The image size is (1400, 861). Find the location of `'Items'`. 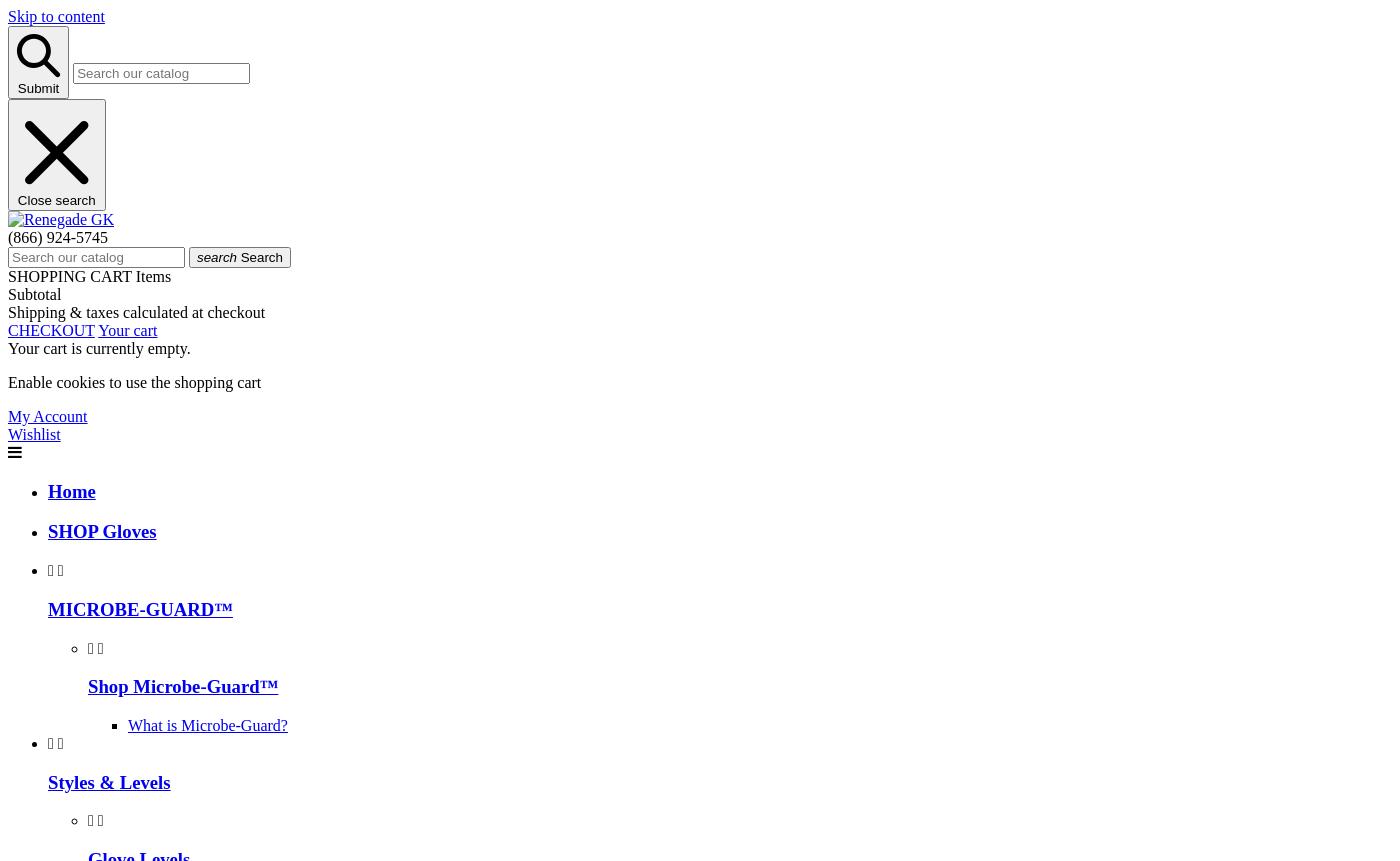

'Items' is located at coordinates (153, 275).